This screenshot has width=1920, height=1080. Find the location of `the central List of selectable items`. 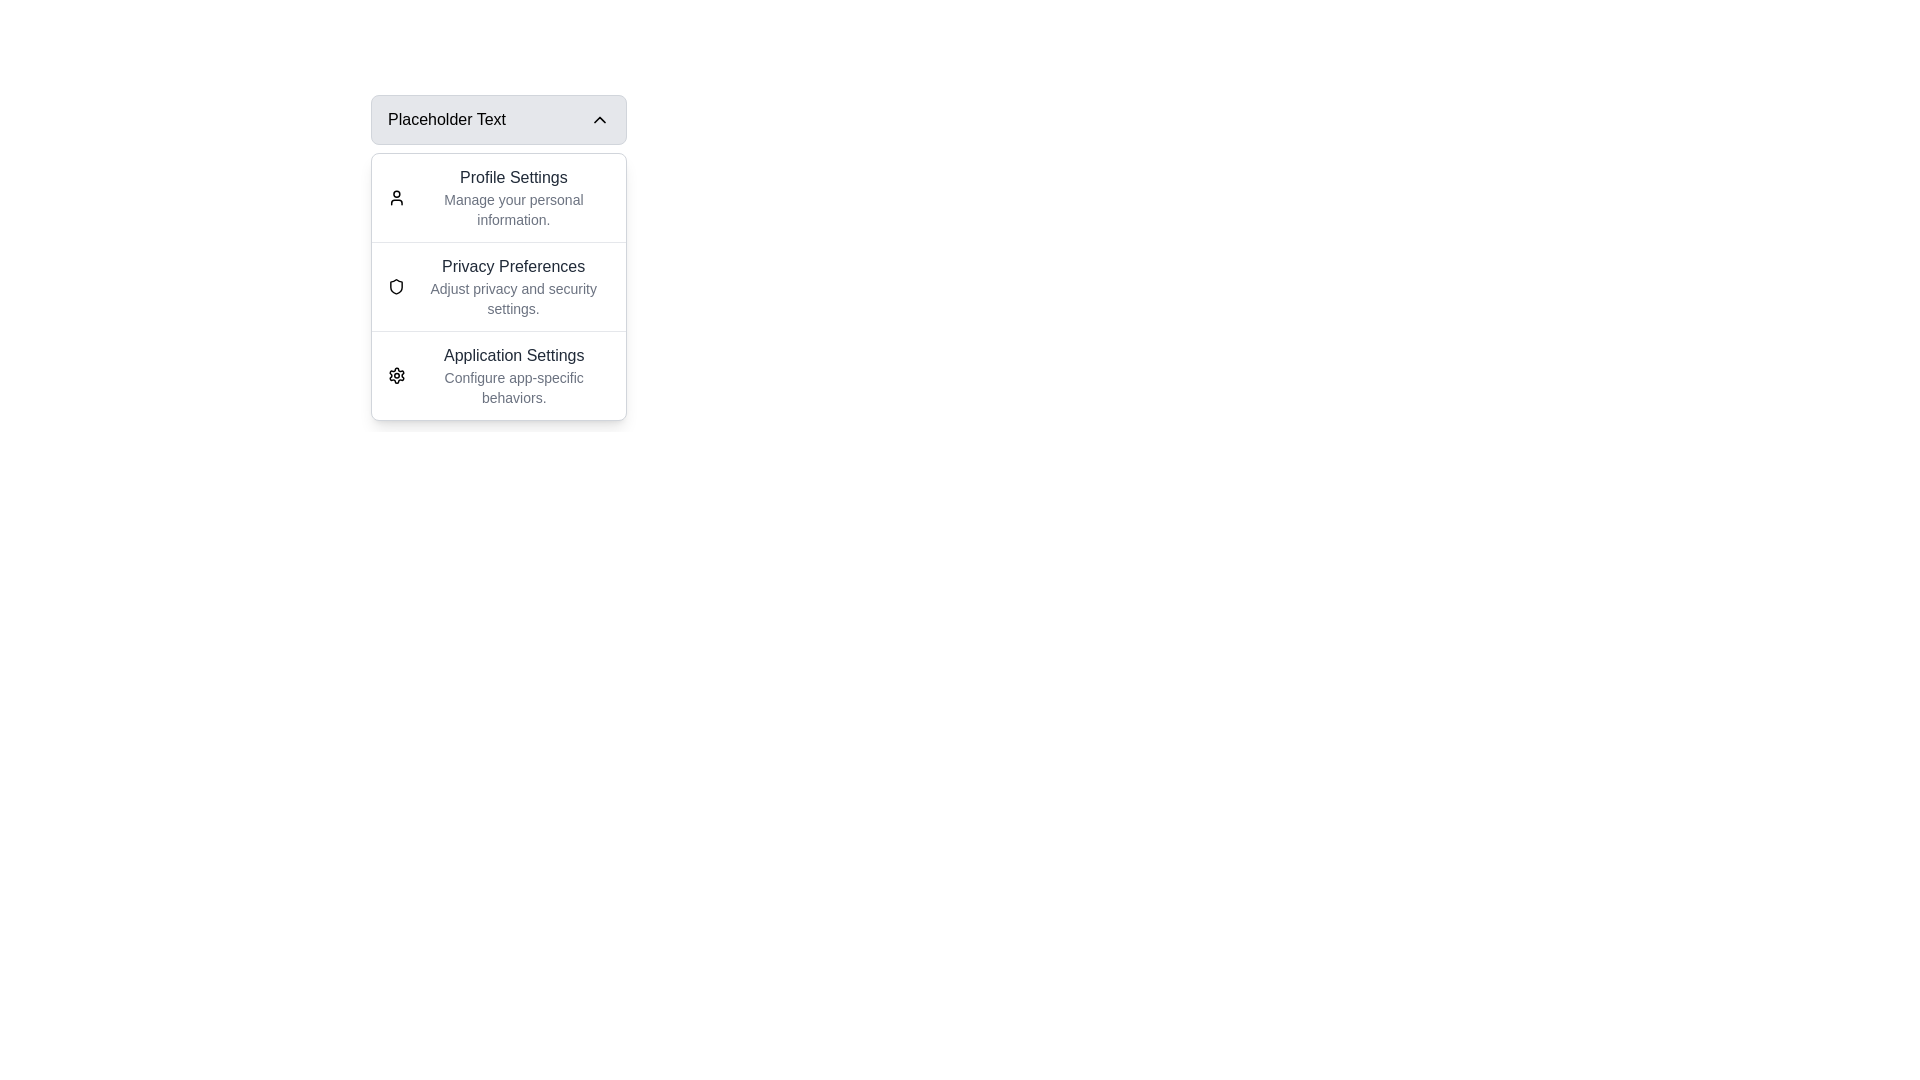

the central List of selectable items is located at coordinates (499, 286).